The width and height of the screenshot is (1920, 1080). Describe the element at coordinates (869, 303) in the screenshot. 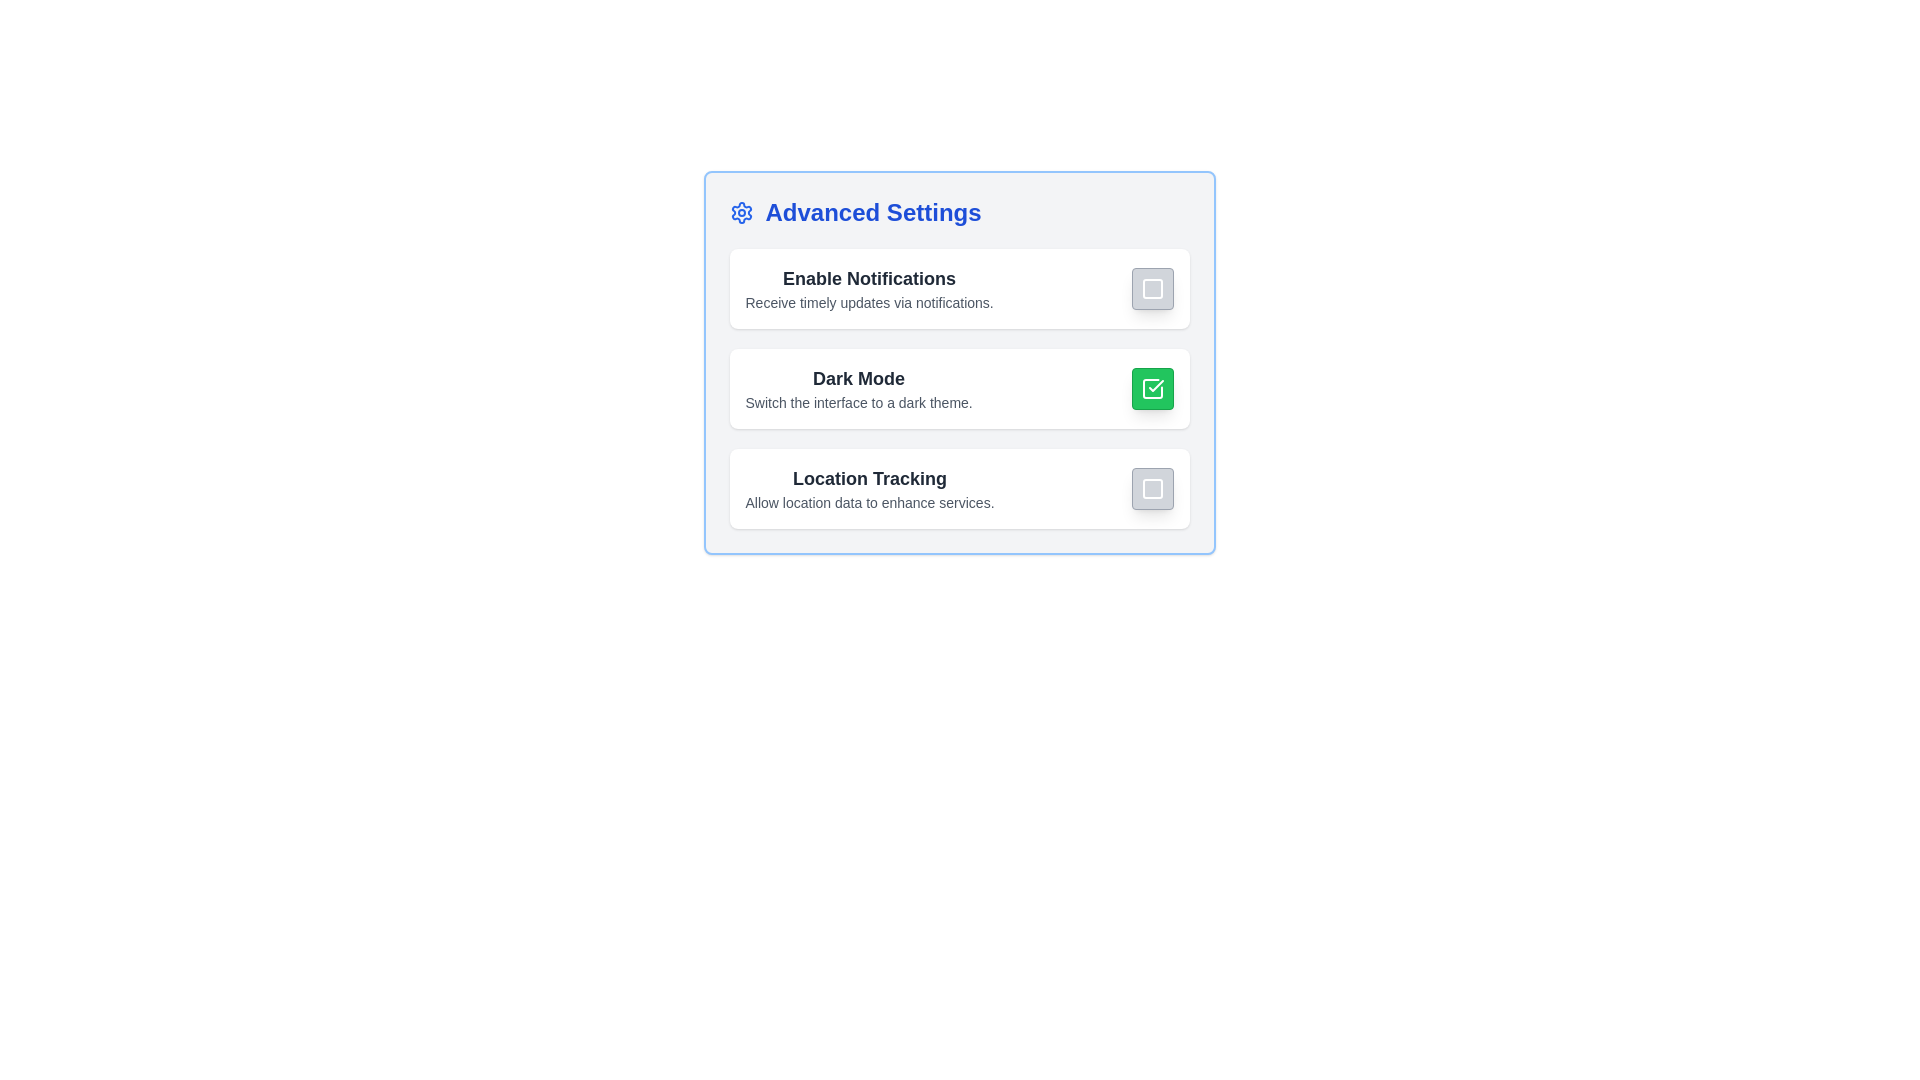

I see `the text label reading 'Receive timely updates via notifications.', which serves as a descriptive subtitle for the 'Enable Notifications' header` at that location.